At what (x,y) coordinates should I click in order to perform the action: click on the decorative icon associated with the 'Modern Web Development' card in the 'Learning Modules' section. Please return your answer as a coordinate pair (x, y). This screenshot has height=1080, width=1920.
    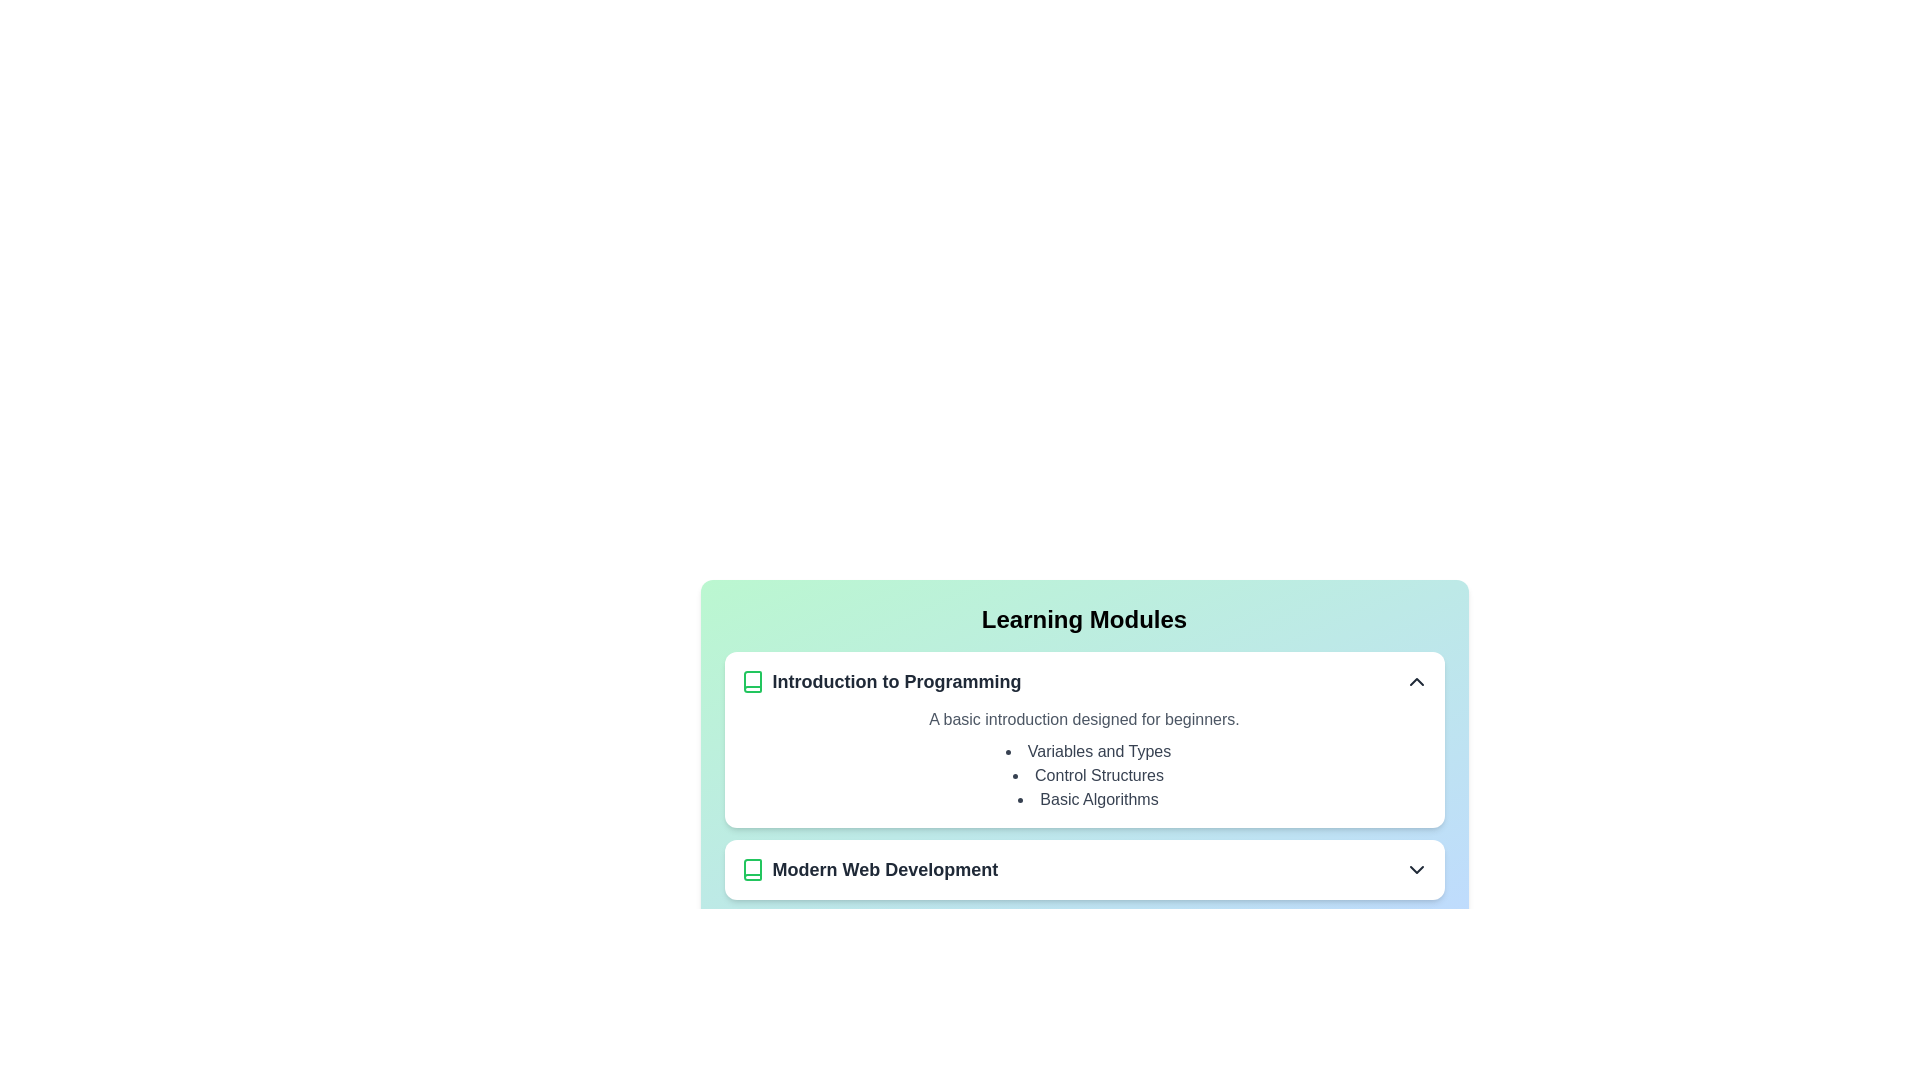
    Looking at the image, I should click on (751, 869).